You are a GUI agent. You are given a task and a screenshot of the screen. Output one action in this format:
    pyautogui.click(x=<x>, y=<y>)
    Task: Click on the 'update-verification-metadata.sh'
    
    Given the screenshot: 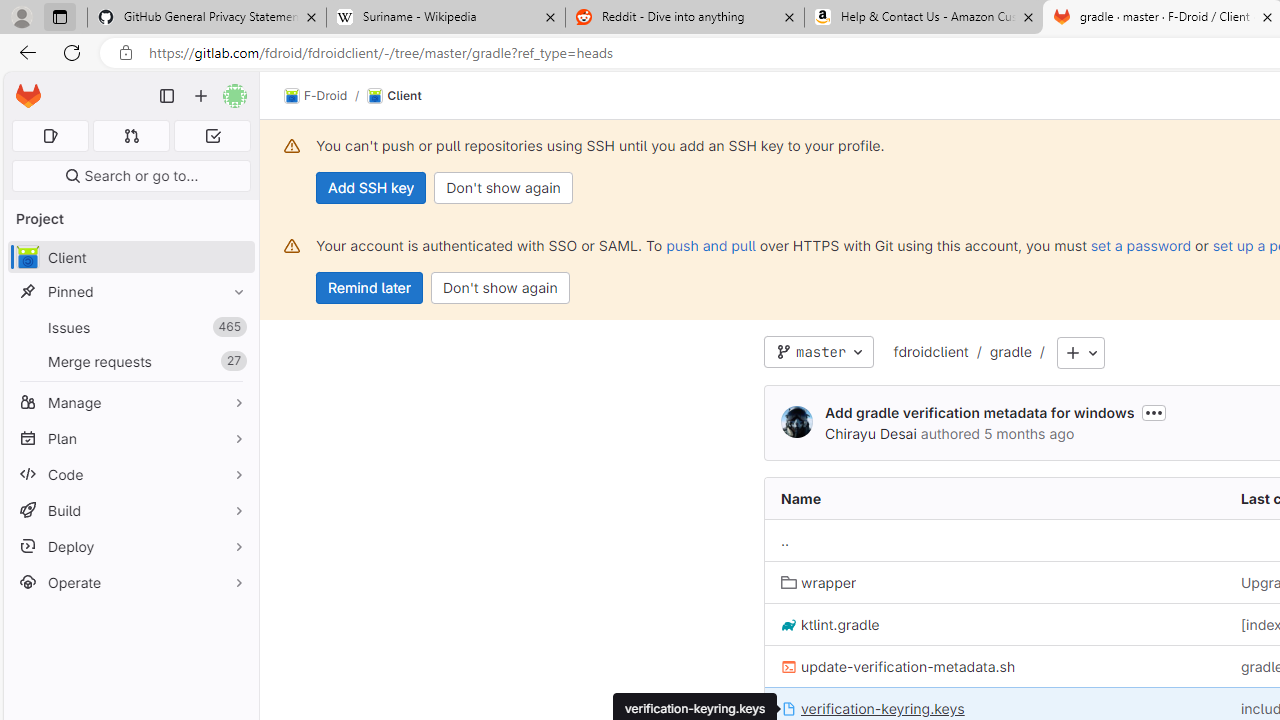 What is the action you would take?
    pyautogui.click(x=897, y=667)
    